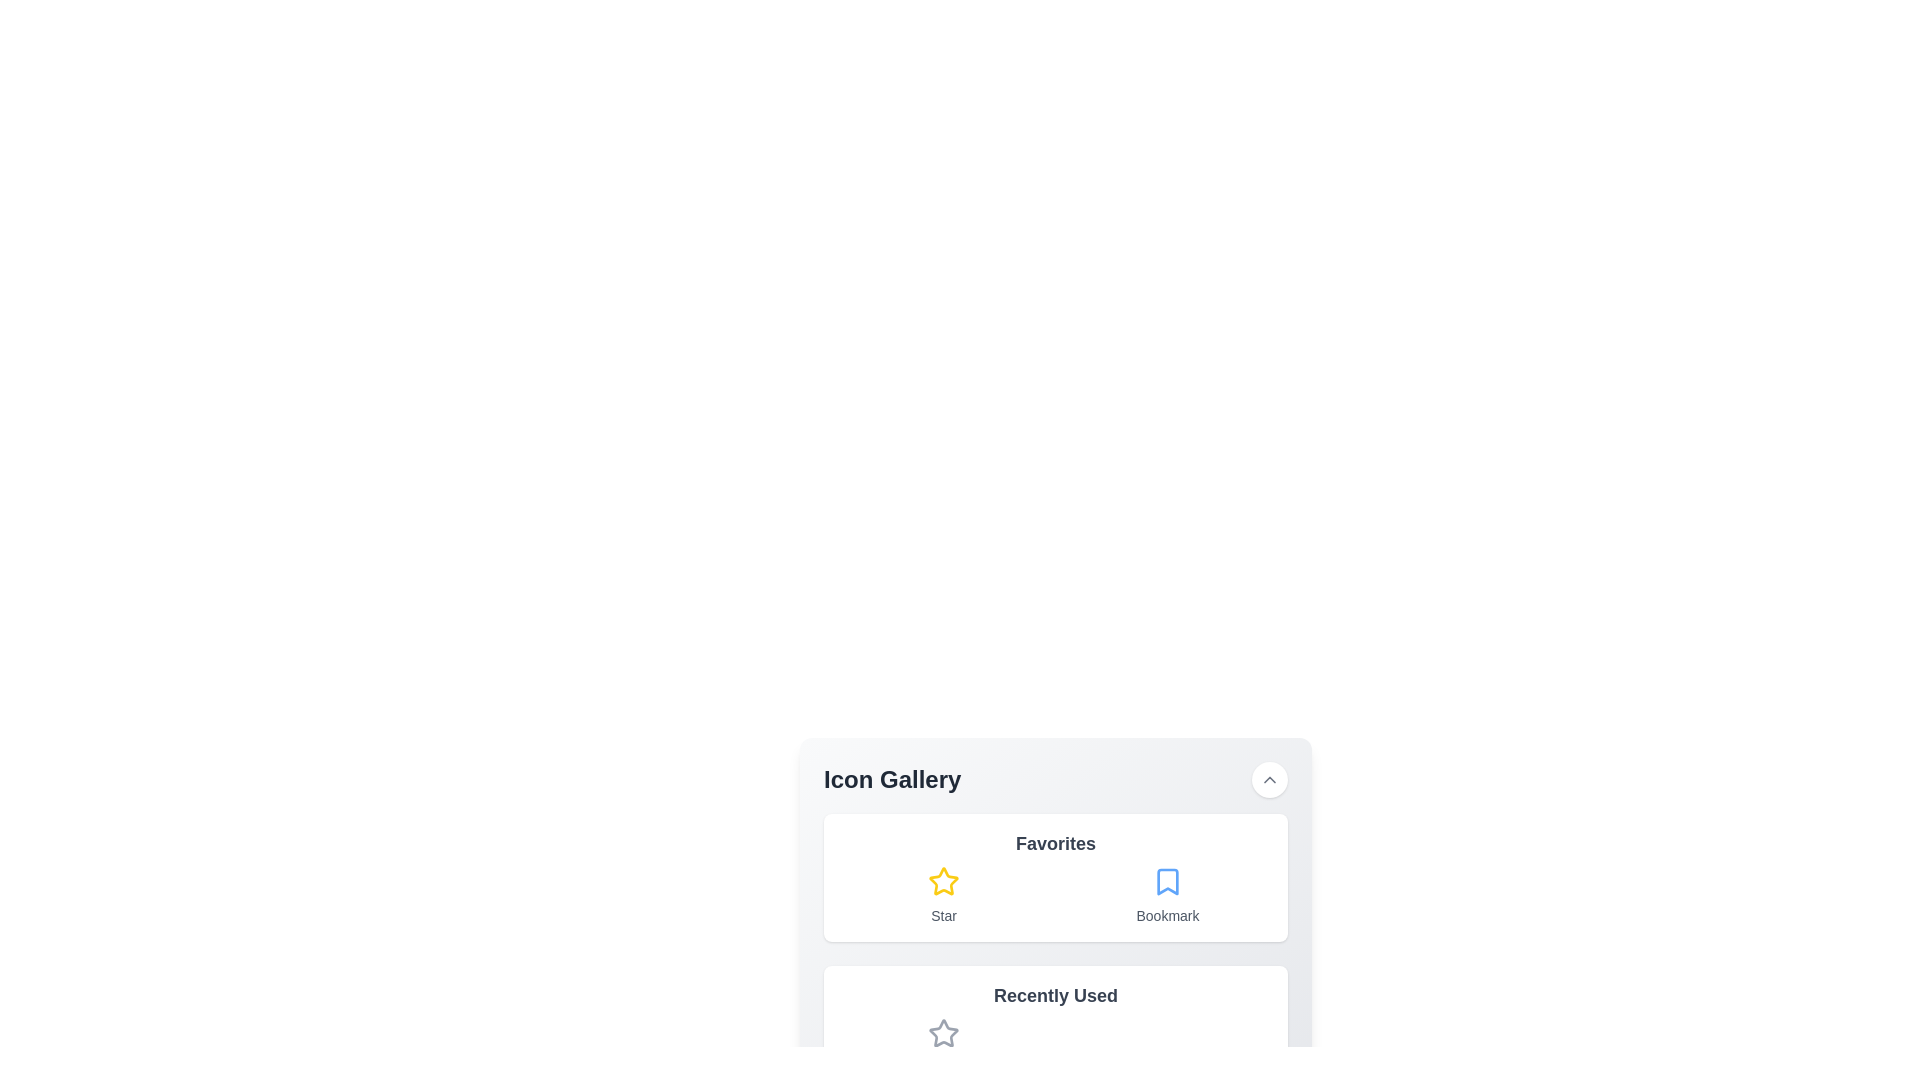 This screenshot has width=1920, height=1080. Describe the element at coordinates (1055, 995) in the screenshot. I see `the 'Recently Used' text label, which serves as a section header located below the 'Favorites' section and above the grid layout containing icons` at that location.